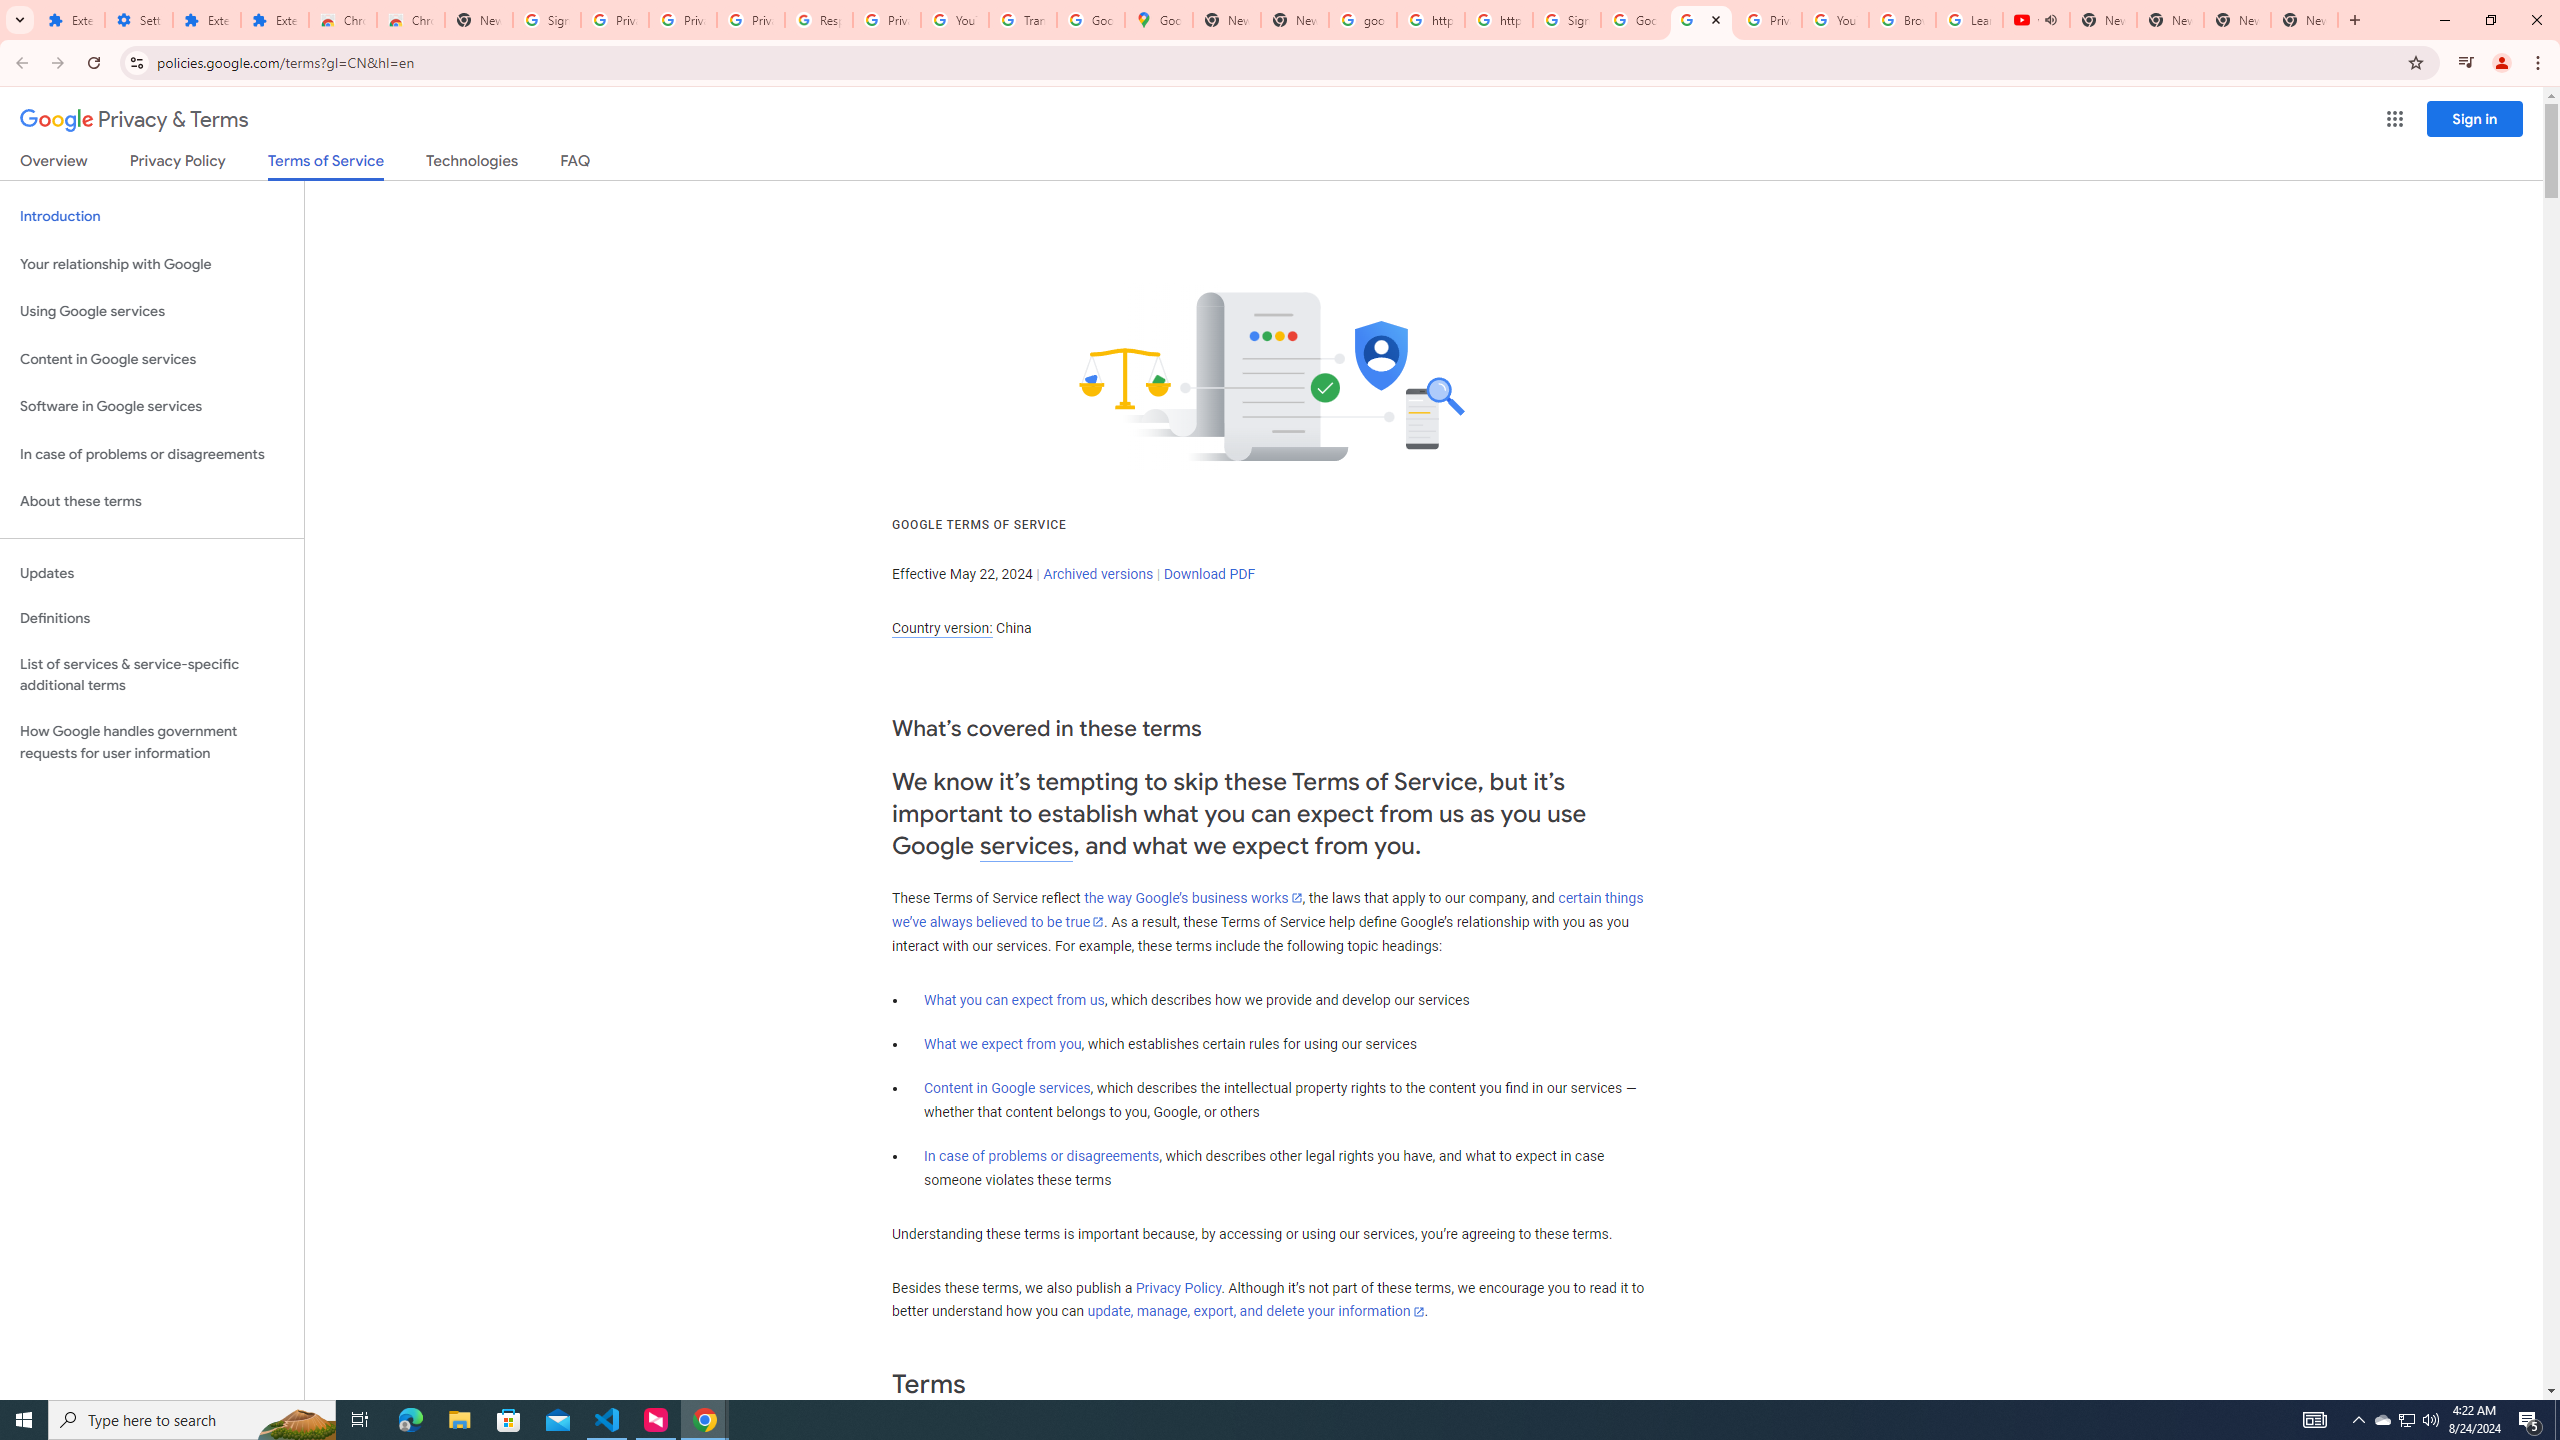 Image resolution: width=2560 pixels, height=1440 pixels. I want to click on 'services', so click(1026, 846).